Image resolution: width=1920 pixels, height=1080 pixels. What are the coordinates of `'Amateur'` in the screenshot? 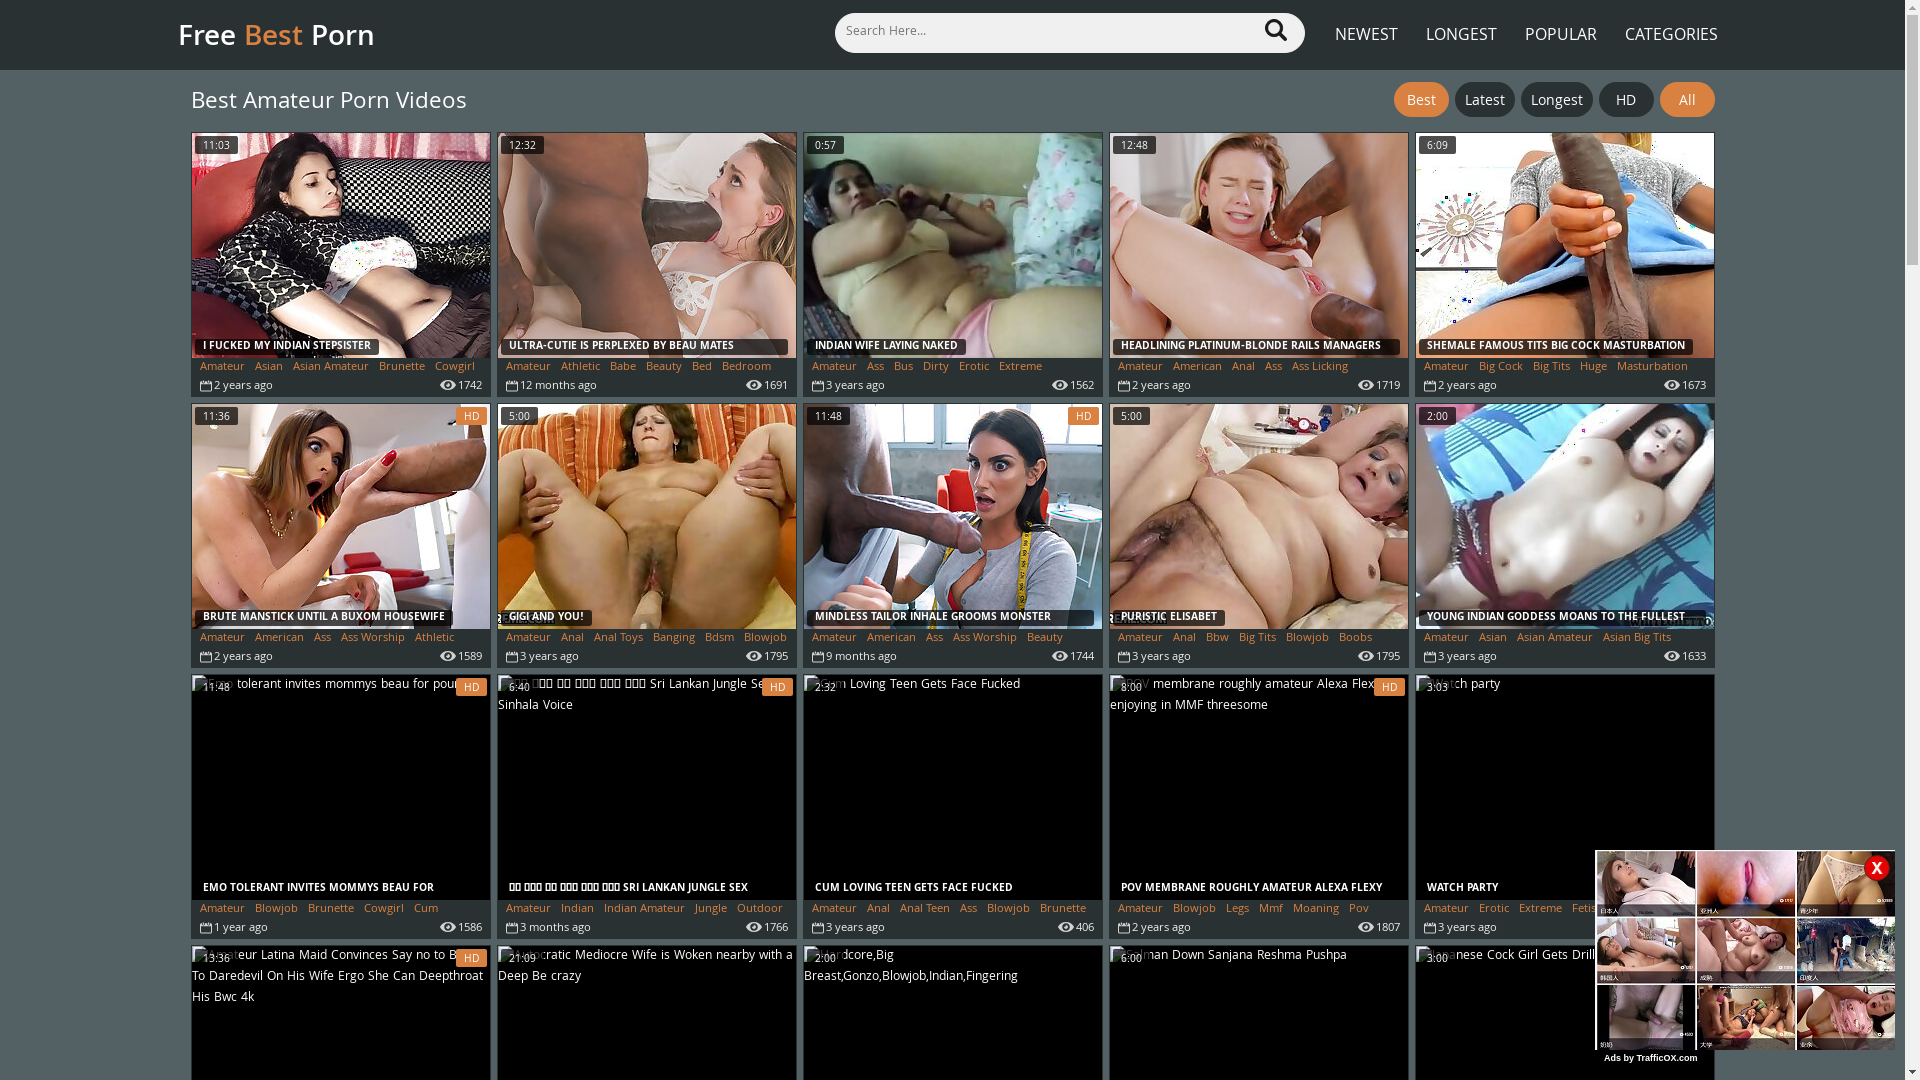 It's located at (1117, 638).